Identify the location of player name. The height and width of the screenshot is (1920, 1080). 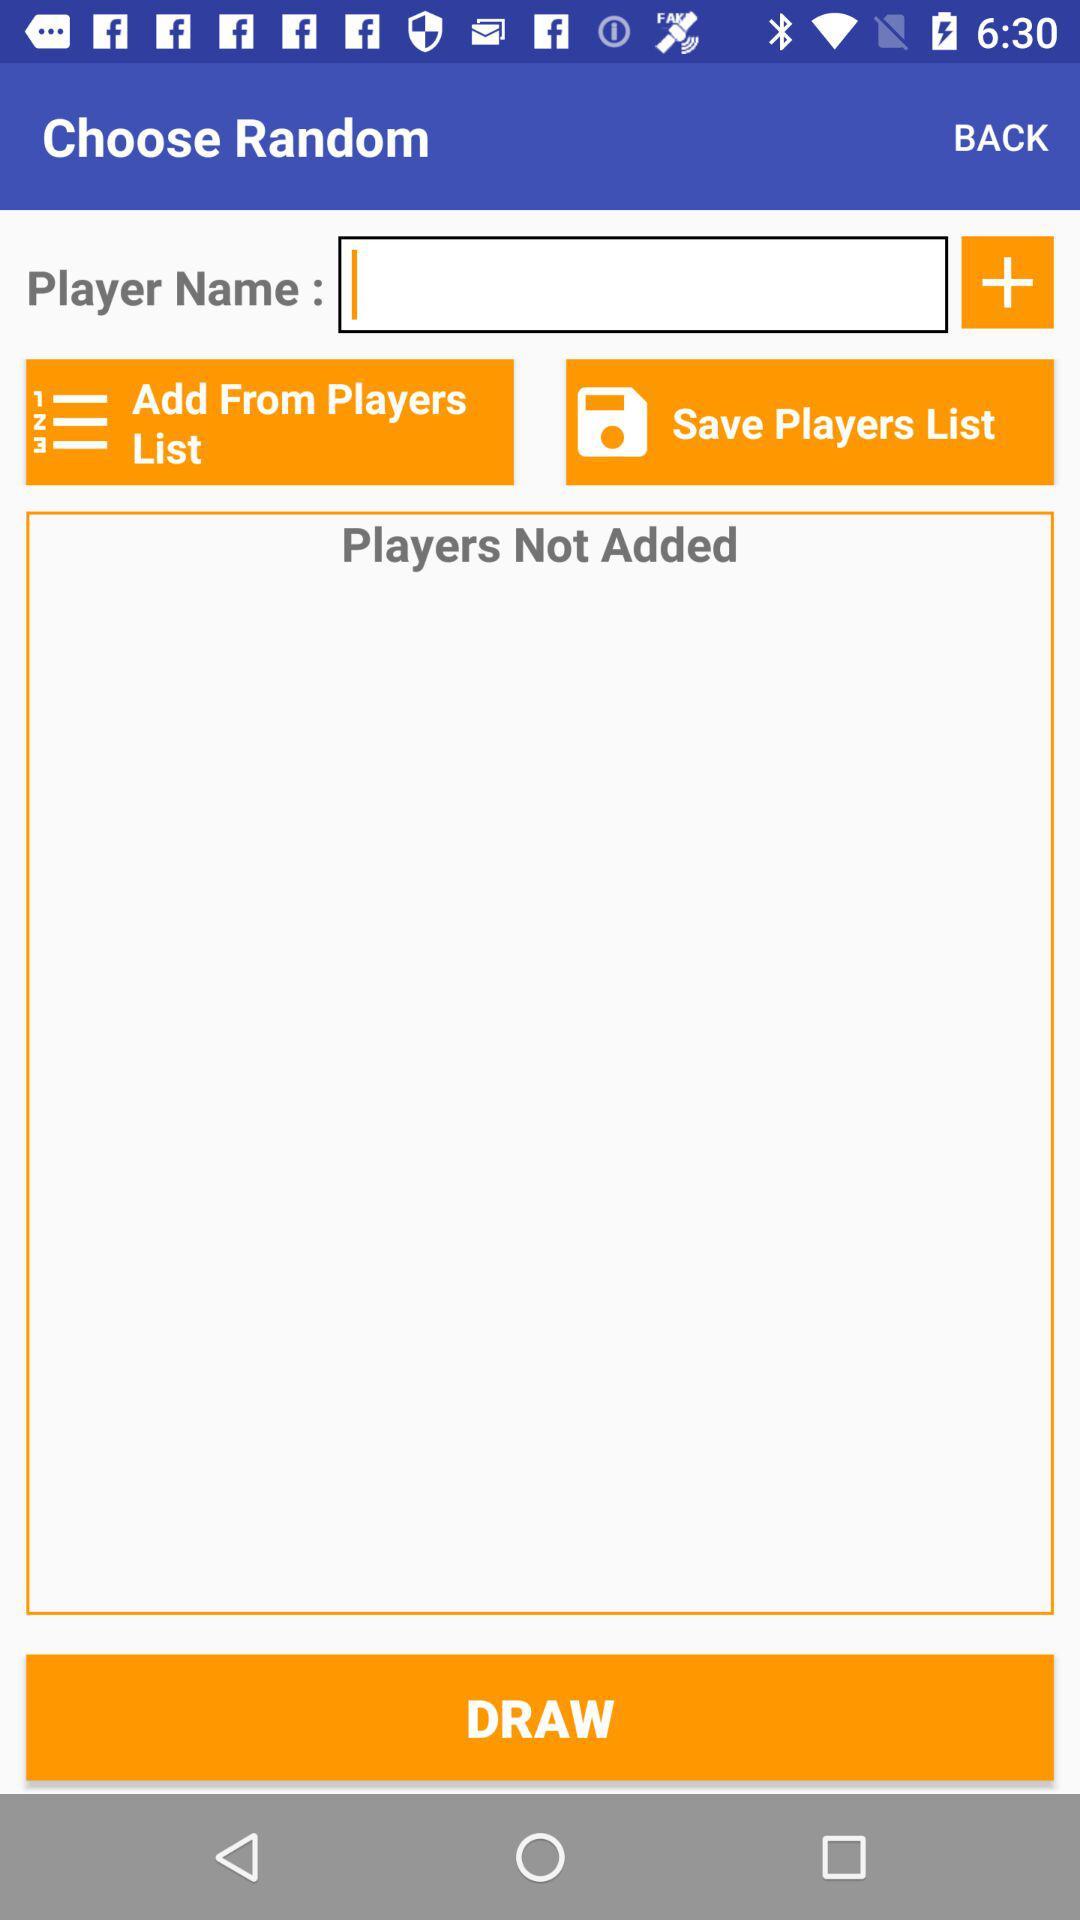
(643, 283).